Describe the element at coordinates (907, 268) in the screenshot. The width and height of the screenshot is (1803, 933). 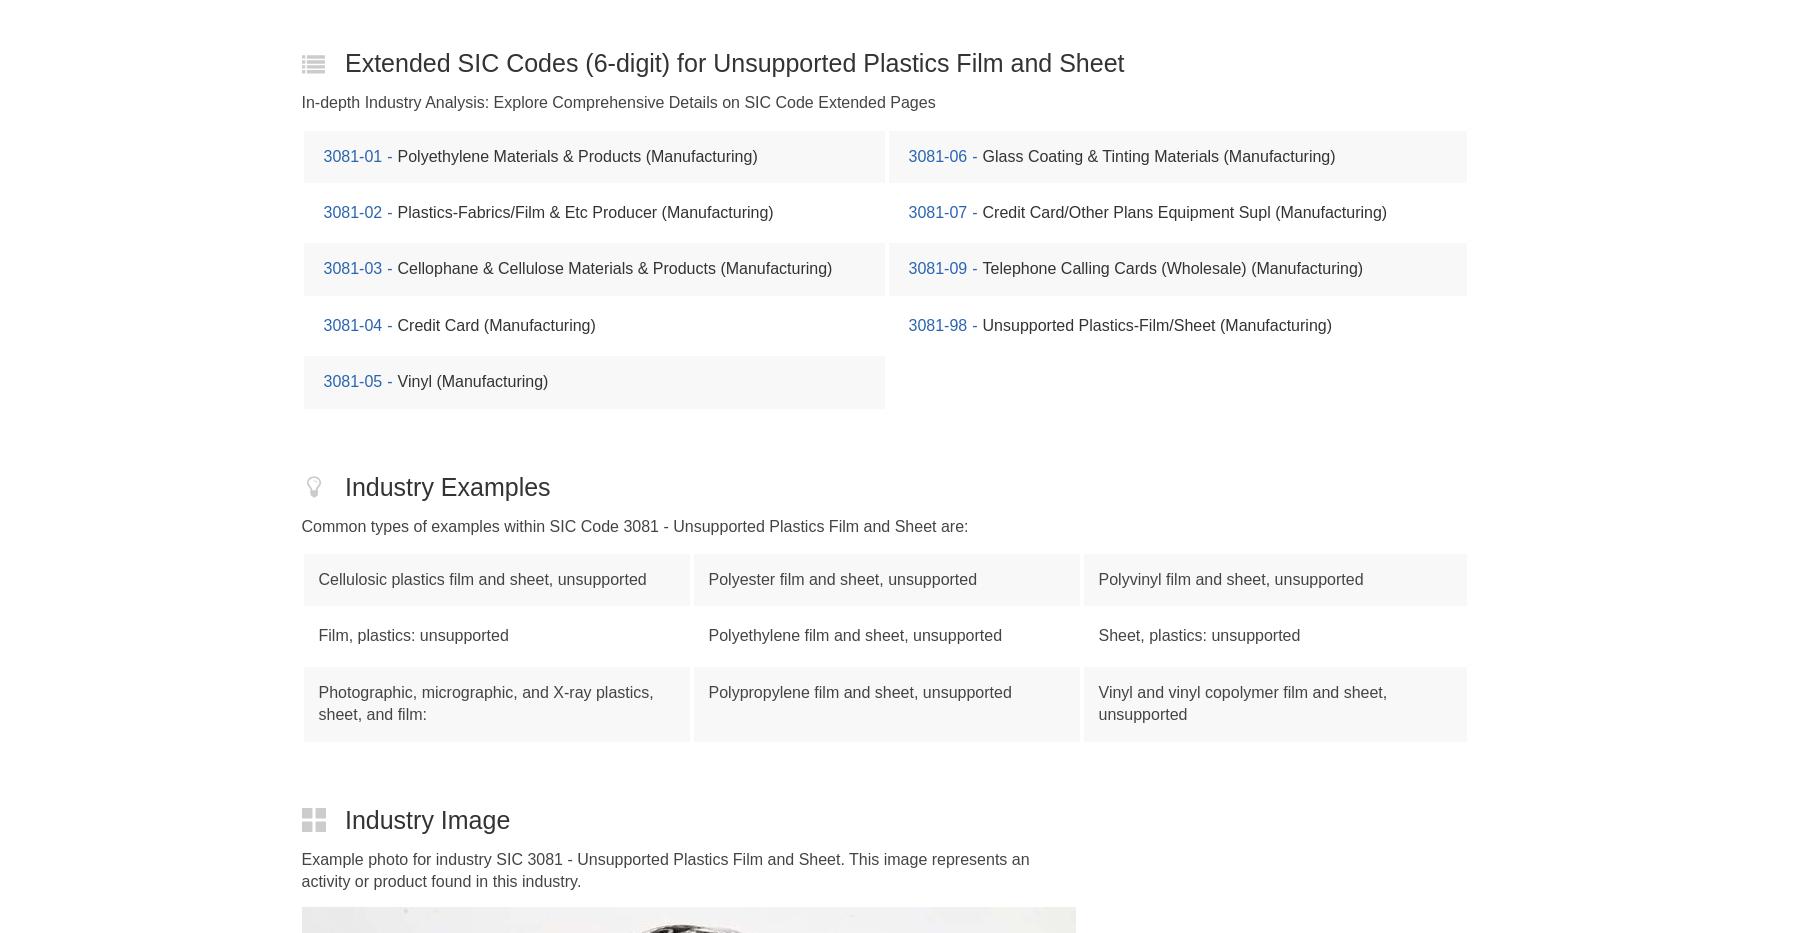
I see `'3081-09'` at that location.